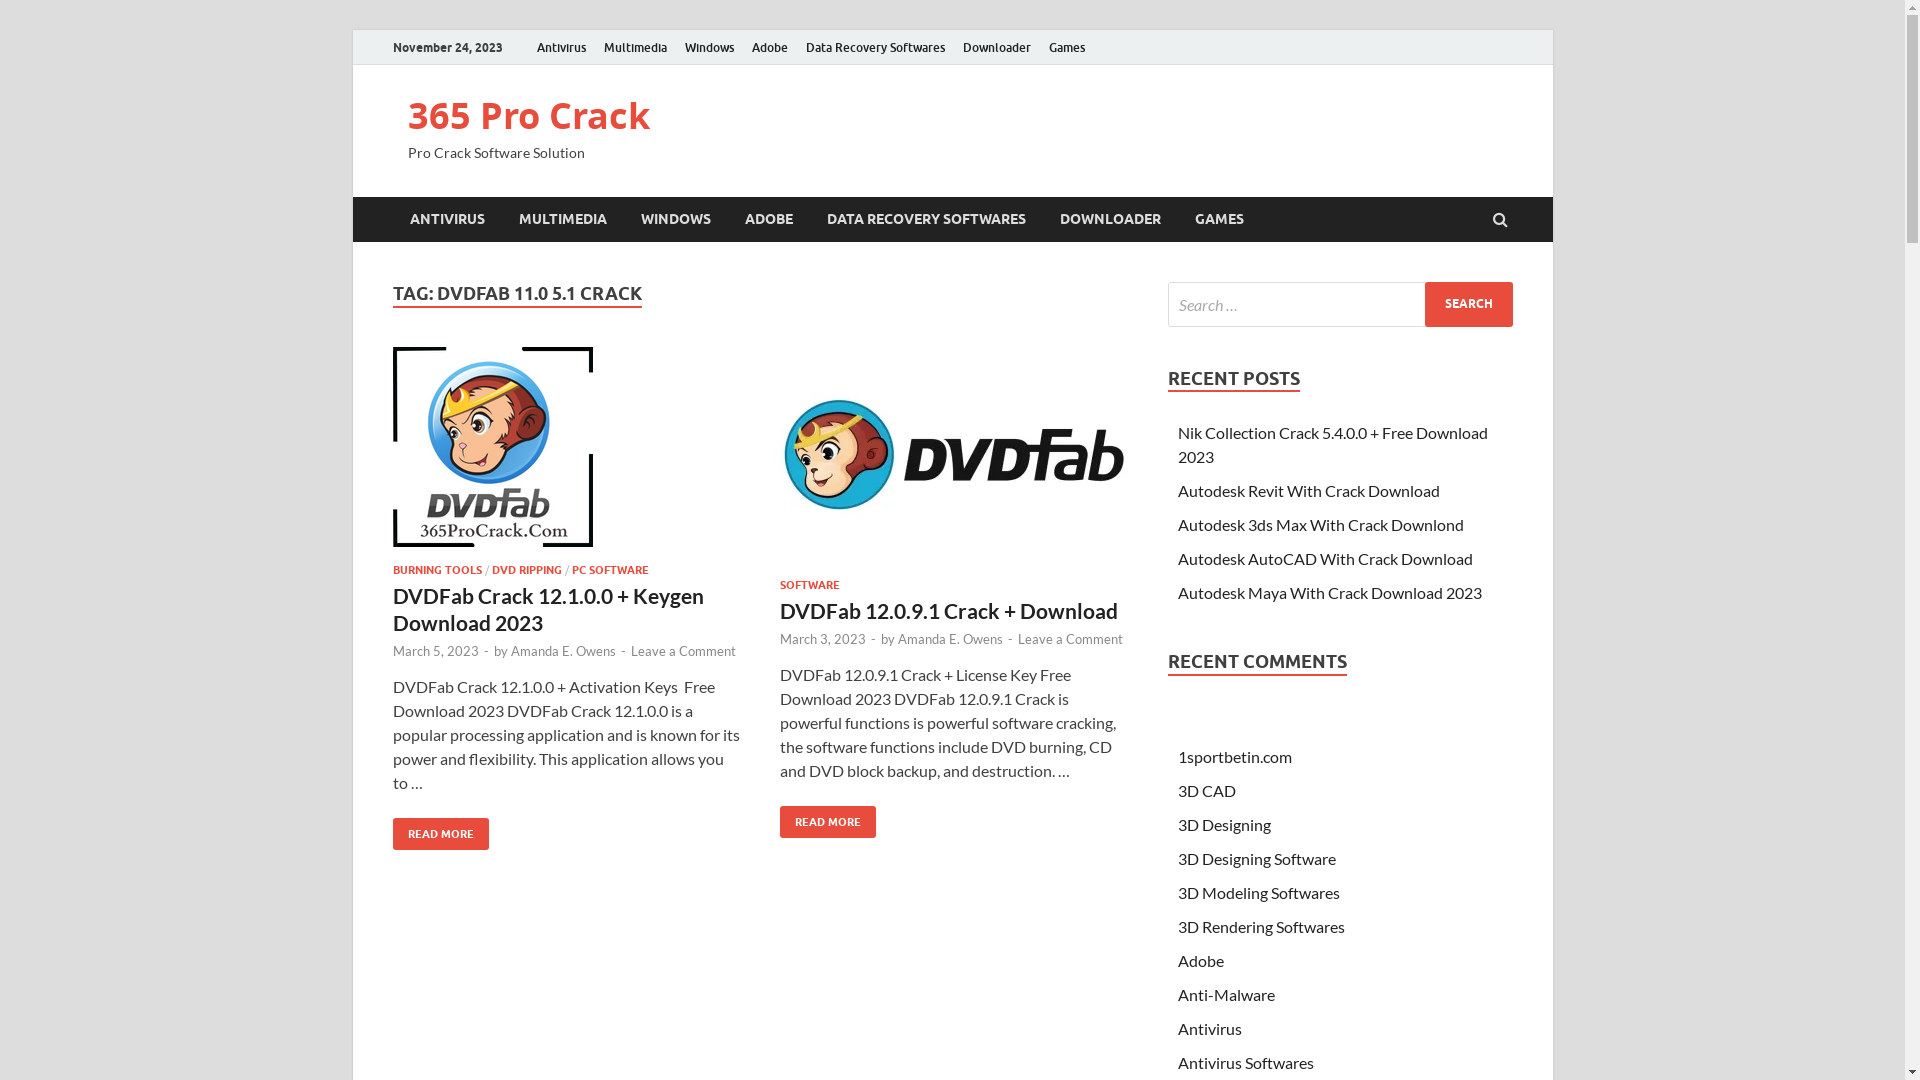 This screenshot has height=1080, width=1920. Describe the element at coordinates (1333, 443) in the screenshot. I see `'Nik Collection Crack 5.4.0.0 + Free Download 2023'` at that location.